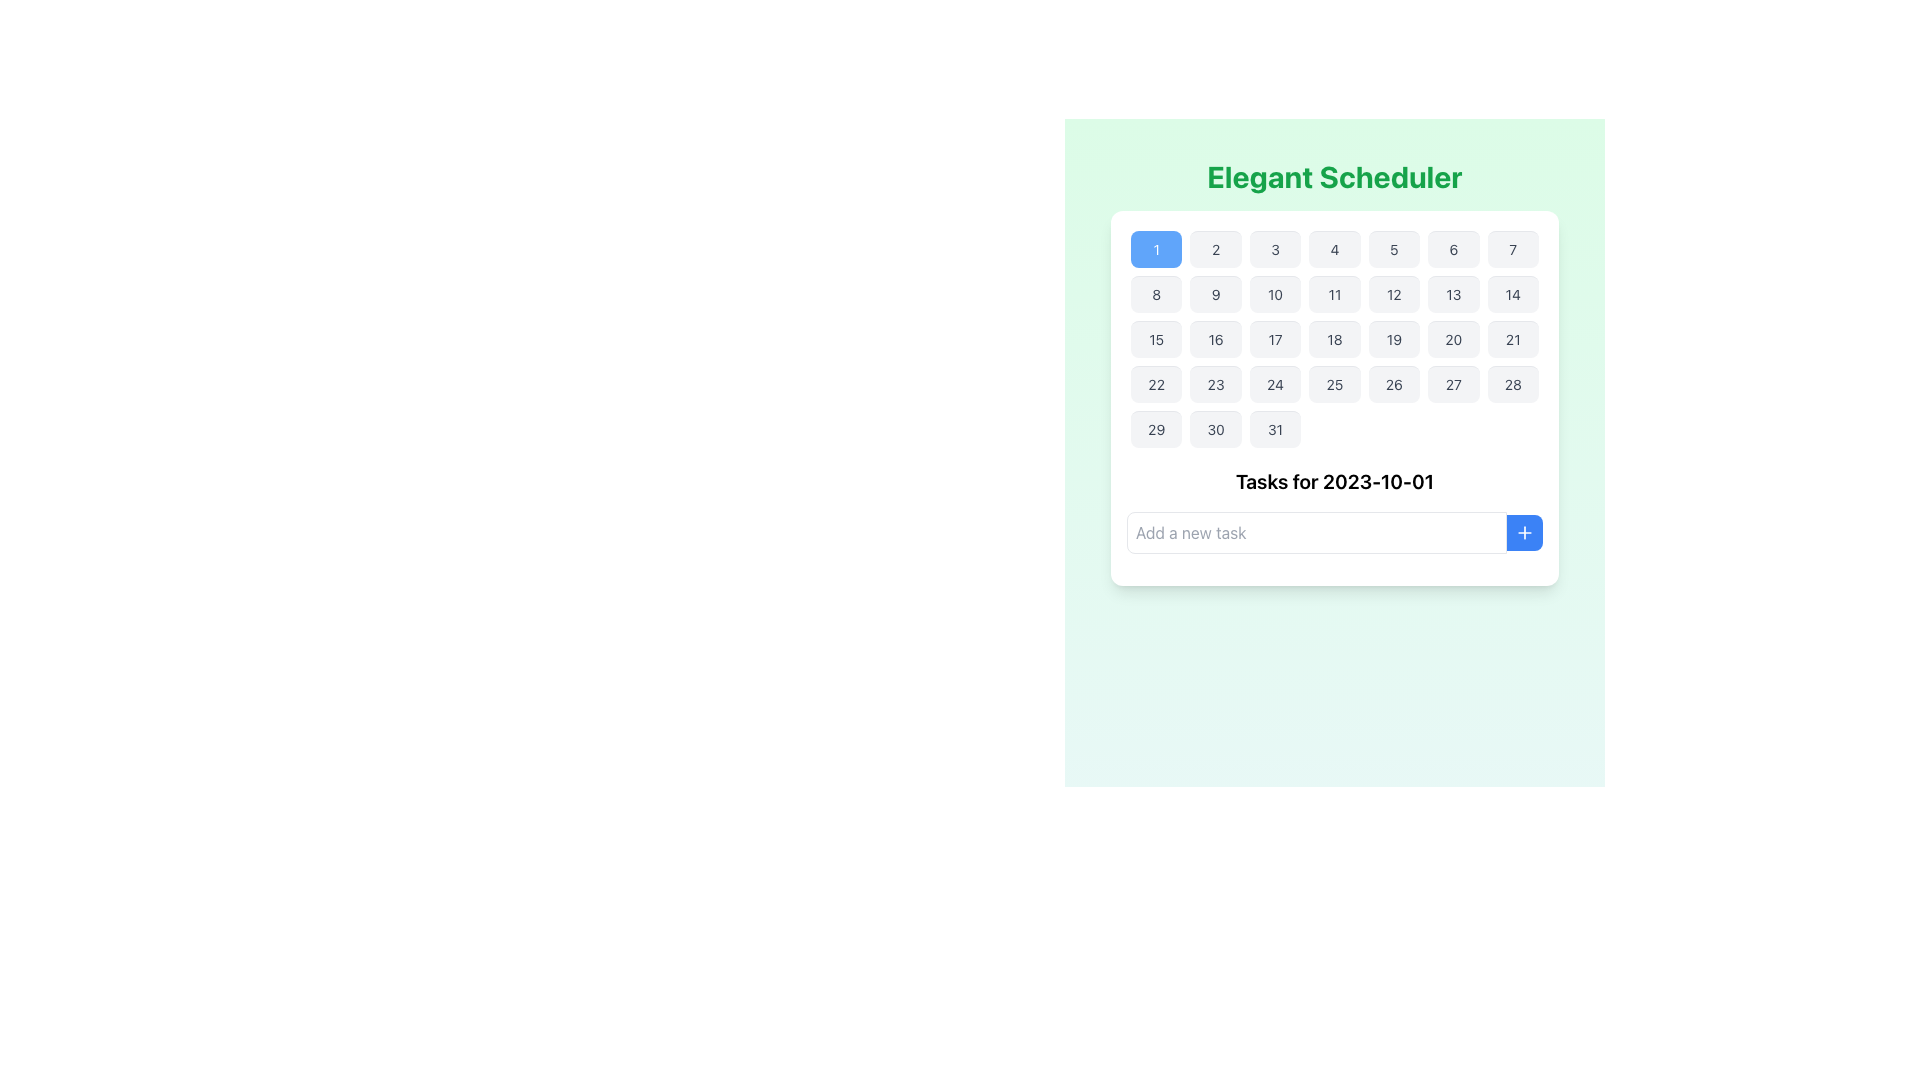  Describe the element at coordinates (1393, 384) in the screenshot. I see `the button representing the 26th day in the calendar grid` at that location.